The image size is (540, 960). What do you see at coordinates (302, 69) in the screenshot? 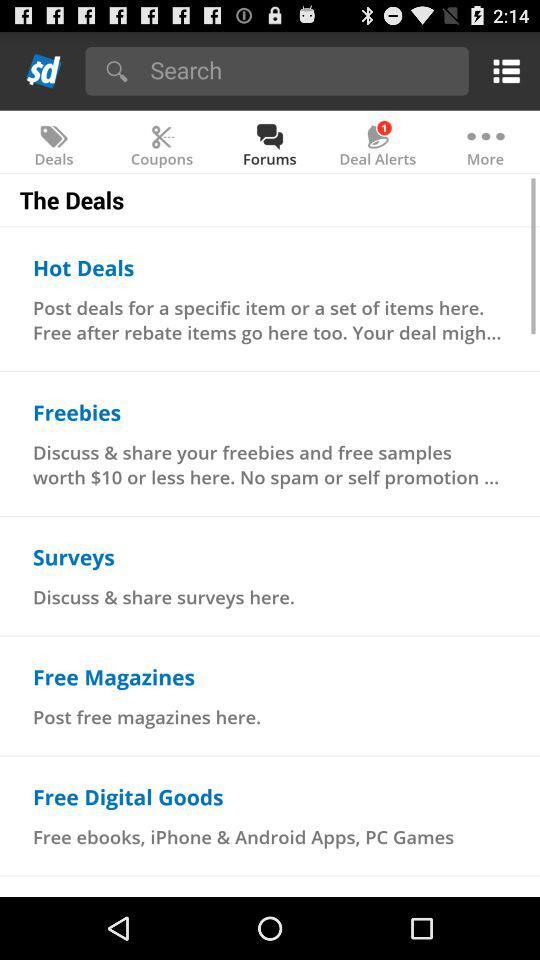
I see `app above the coupons item` at bounding box center [302, 69].